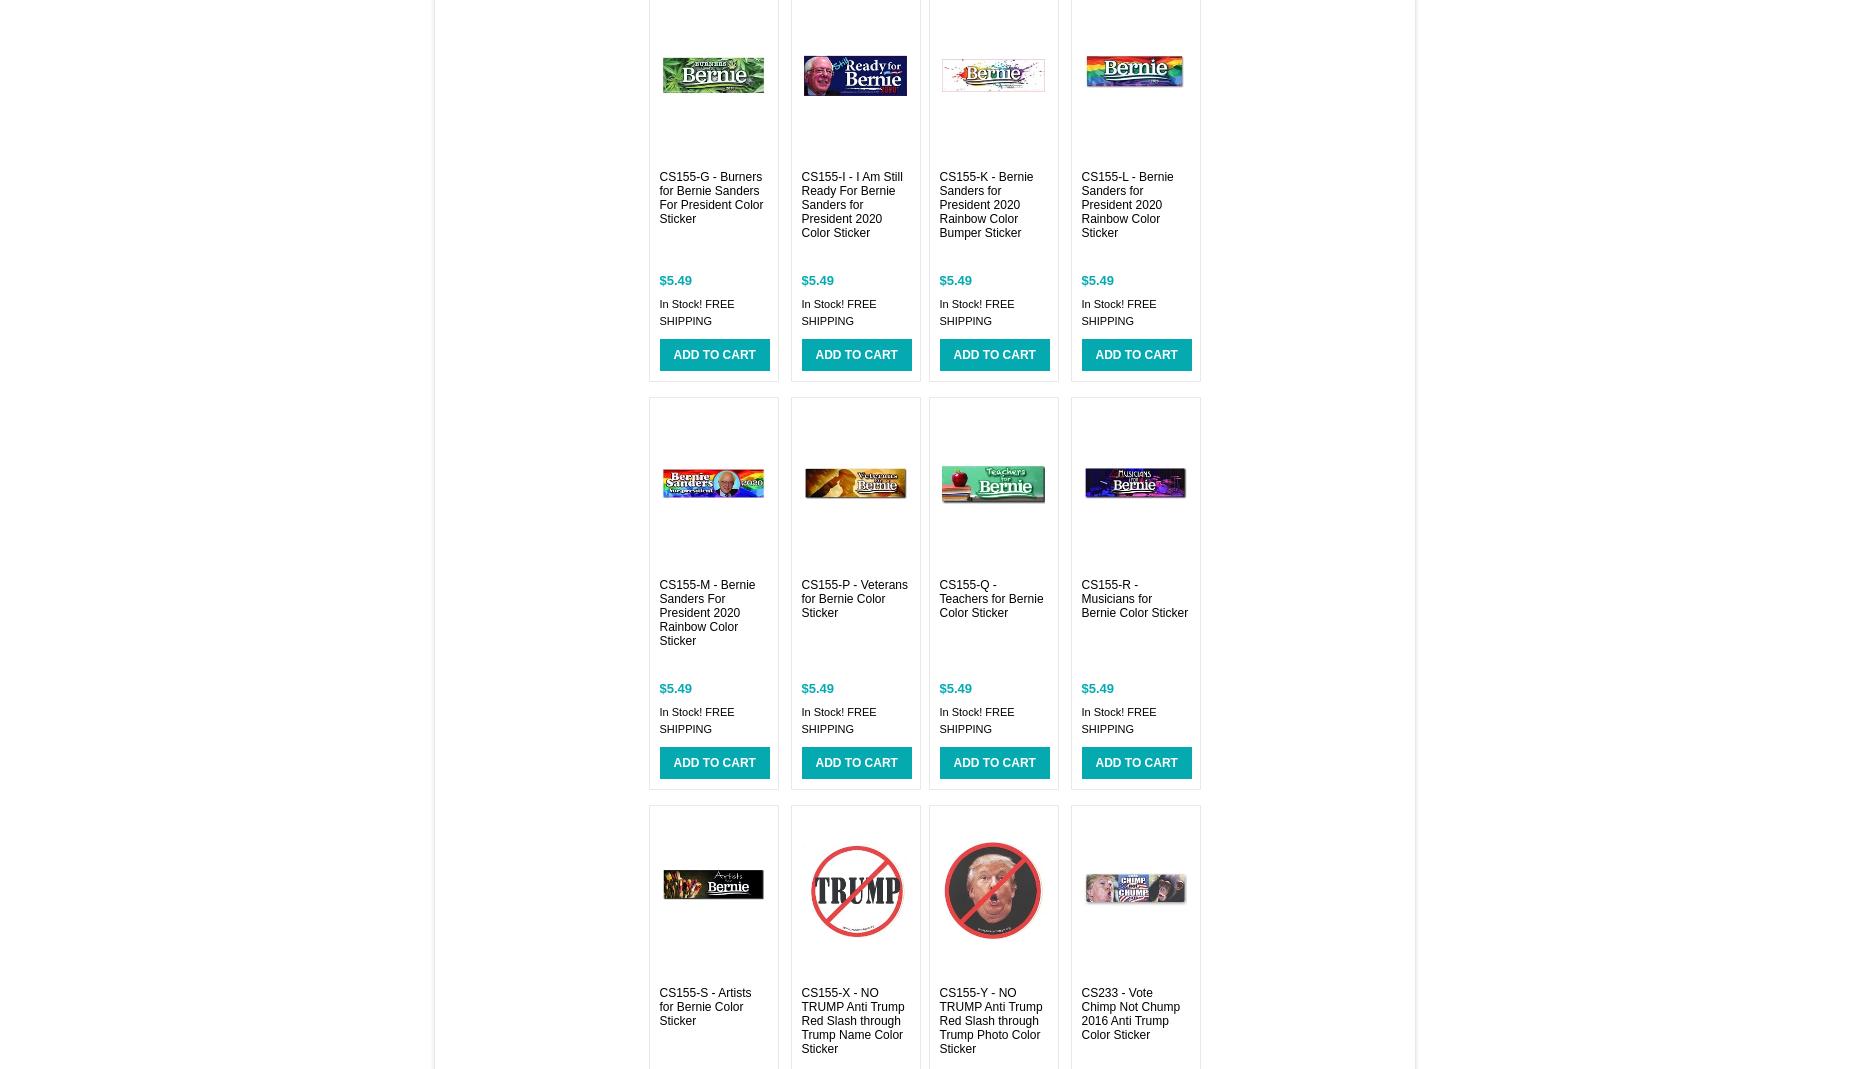 This screenshot has height=1069, width=1849. Describe the element at coordinates (706, 612) in the screenshot. I see `'CS155-M - Bernie Sanders For President 2020 Rainbow Color Sticker'` at that location.